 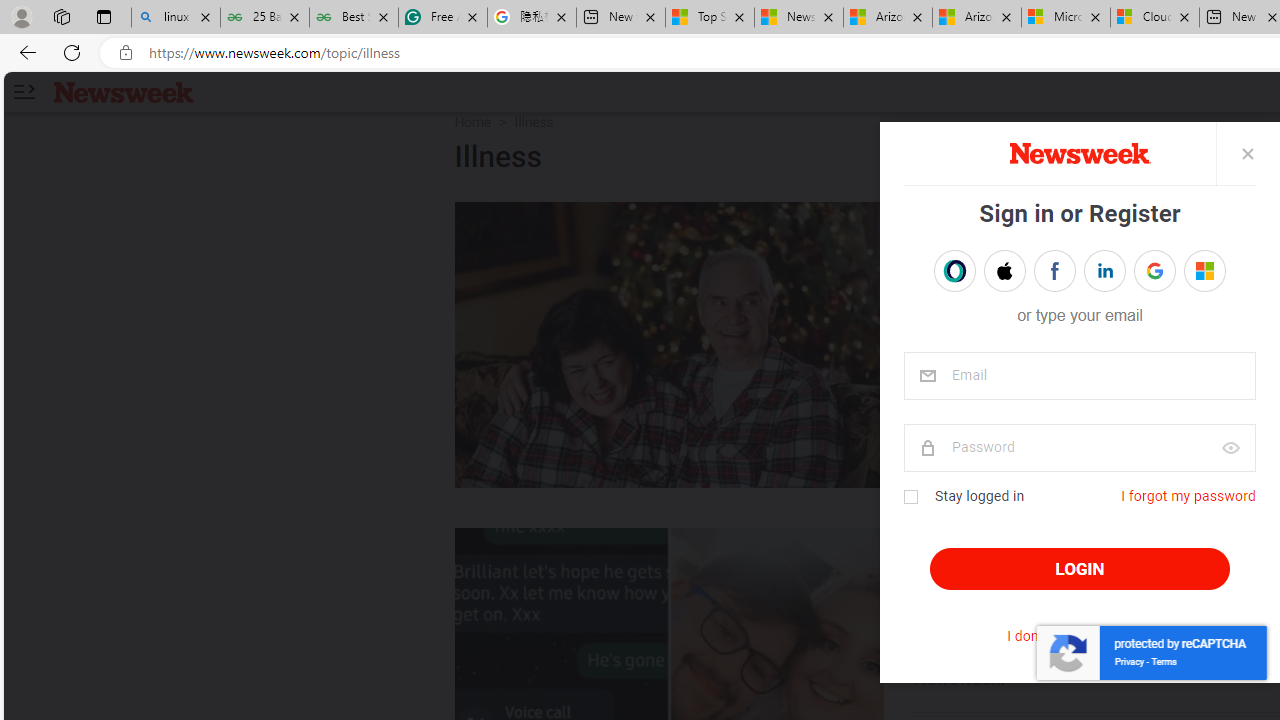 I want to click on 'Best SSL Certificates Provider in India - GeeksforGeeks', so click(x=353, y=17).